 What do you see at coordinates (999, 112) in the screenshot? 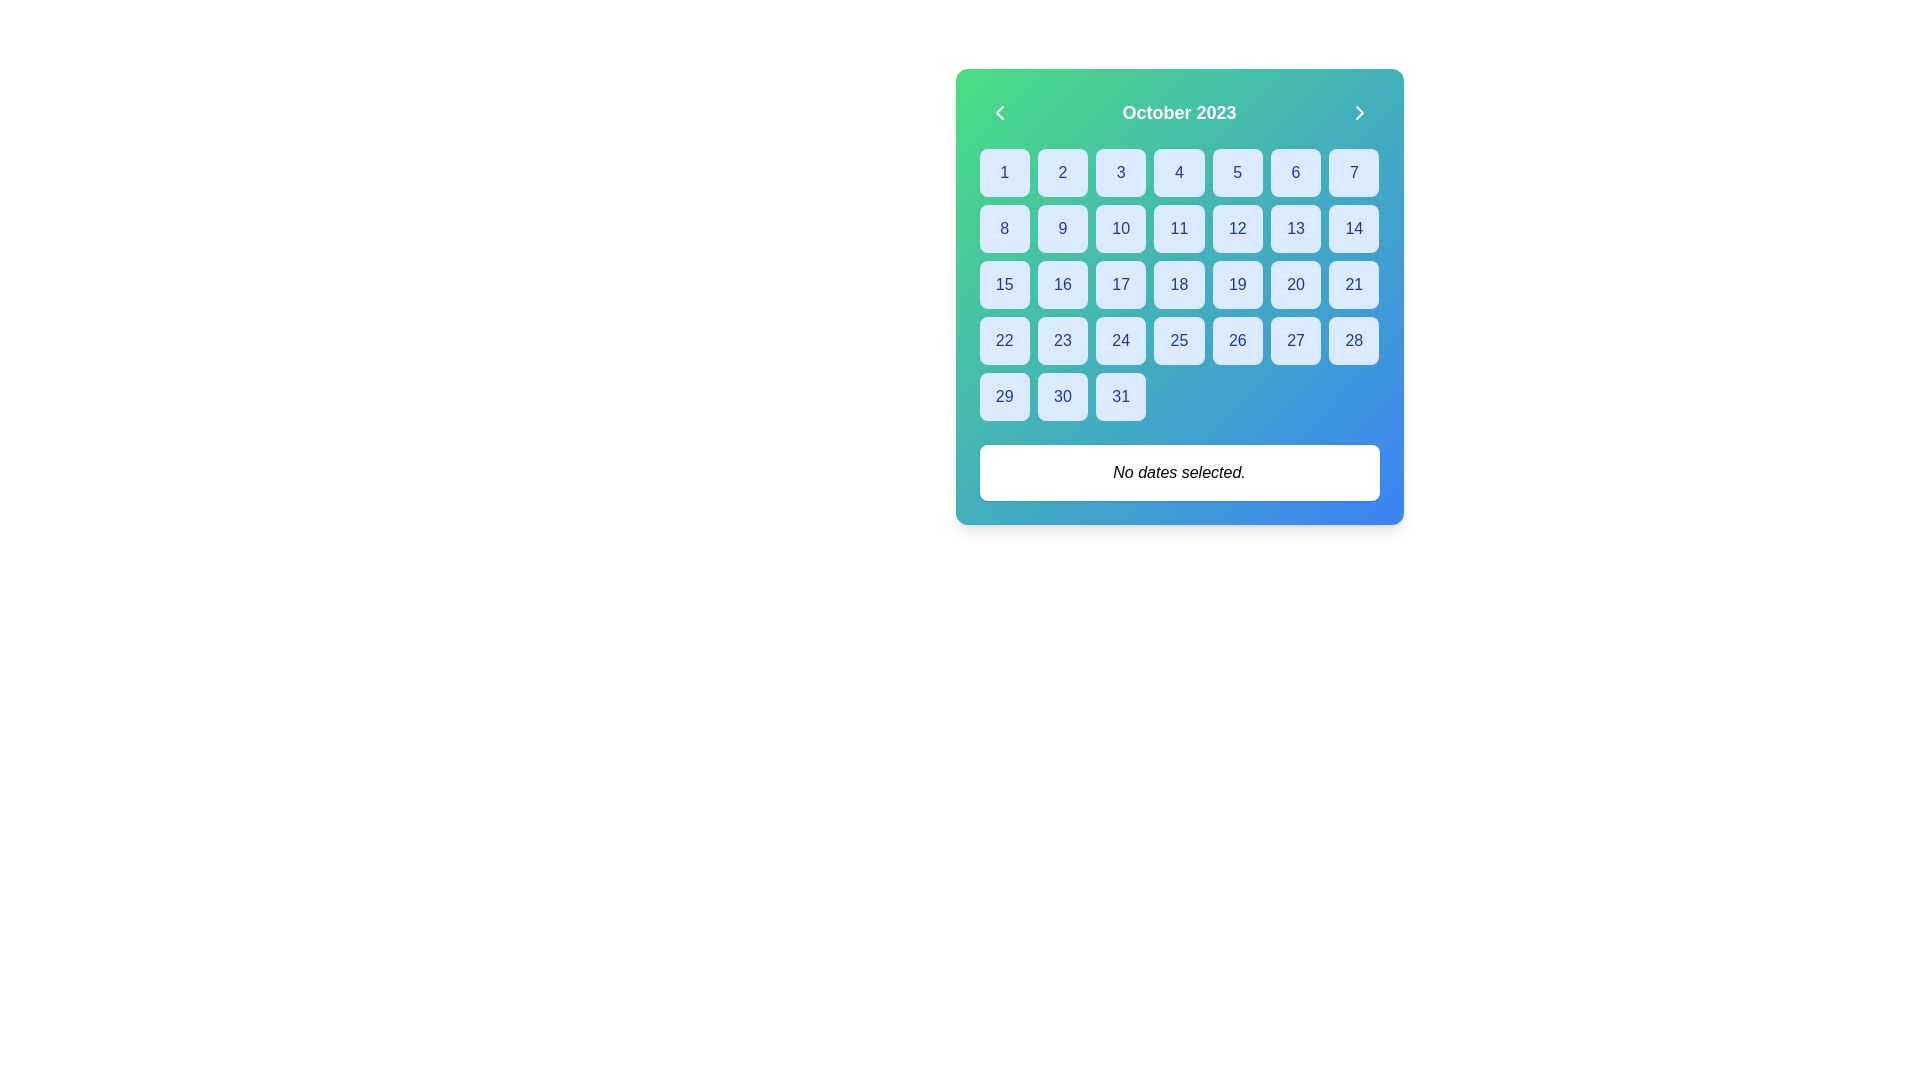
I see `the navigation icon located near the top-left corner of the calendar interface` at bounding box center [999, 112].